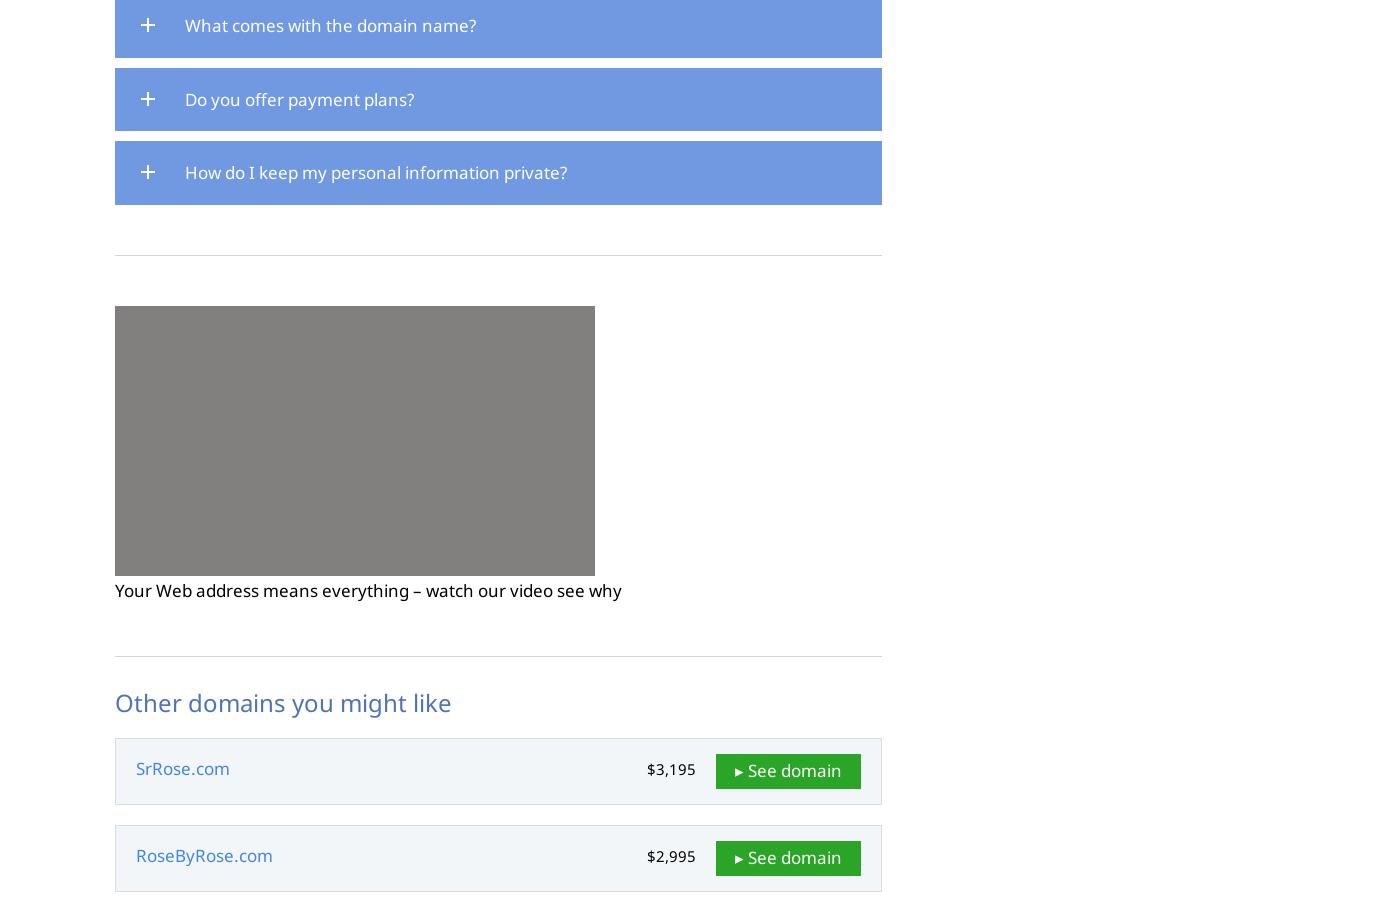  I want to click on '$2,995', so click(671, 856).